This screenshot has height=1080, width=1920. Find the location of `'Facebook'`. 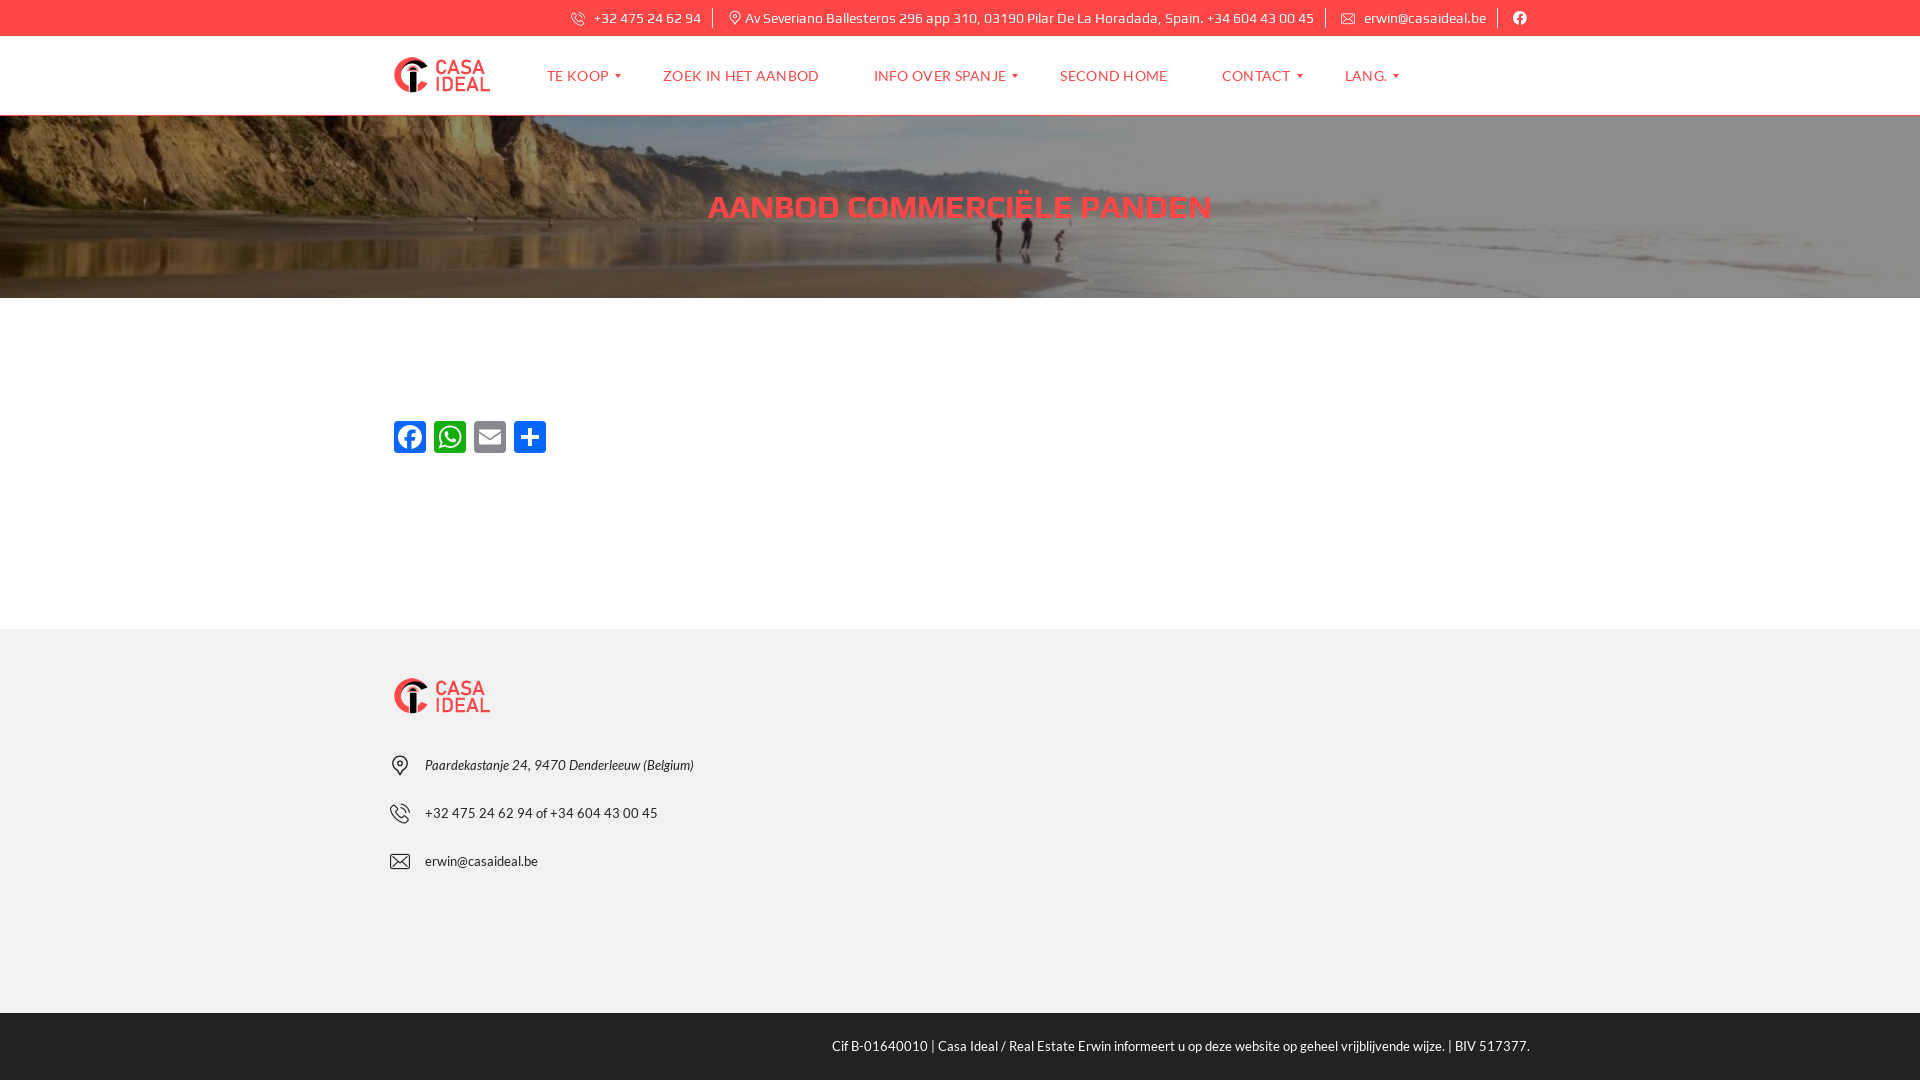

'Facebook' is located at coordinates (389, 438).